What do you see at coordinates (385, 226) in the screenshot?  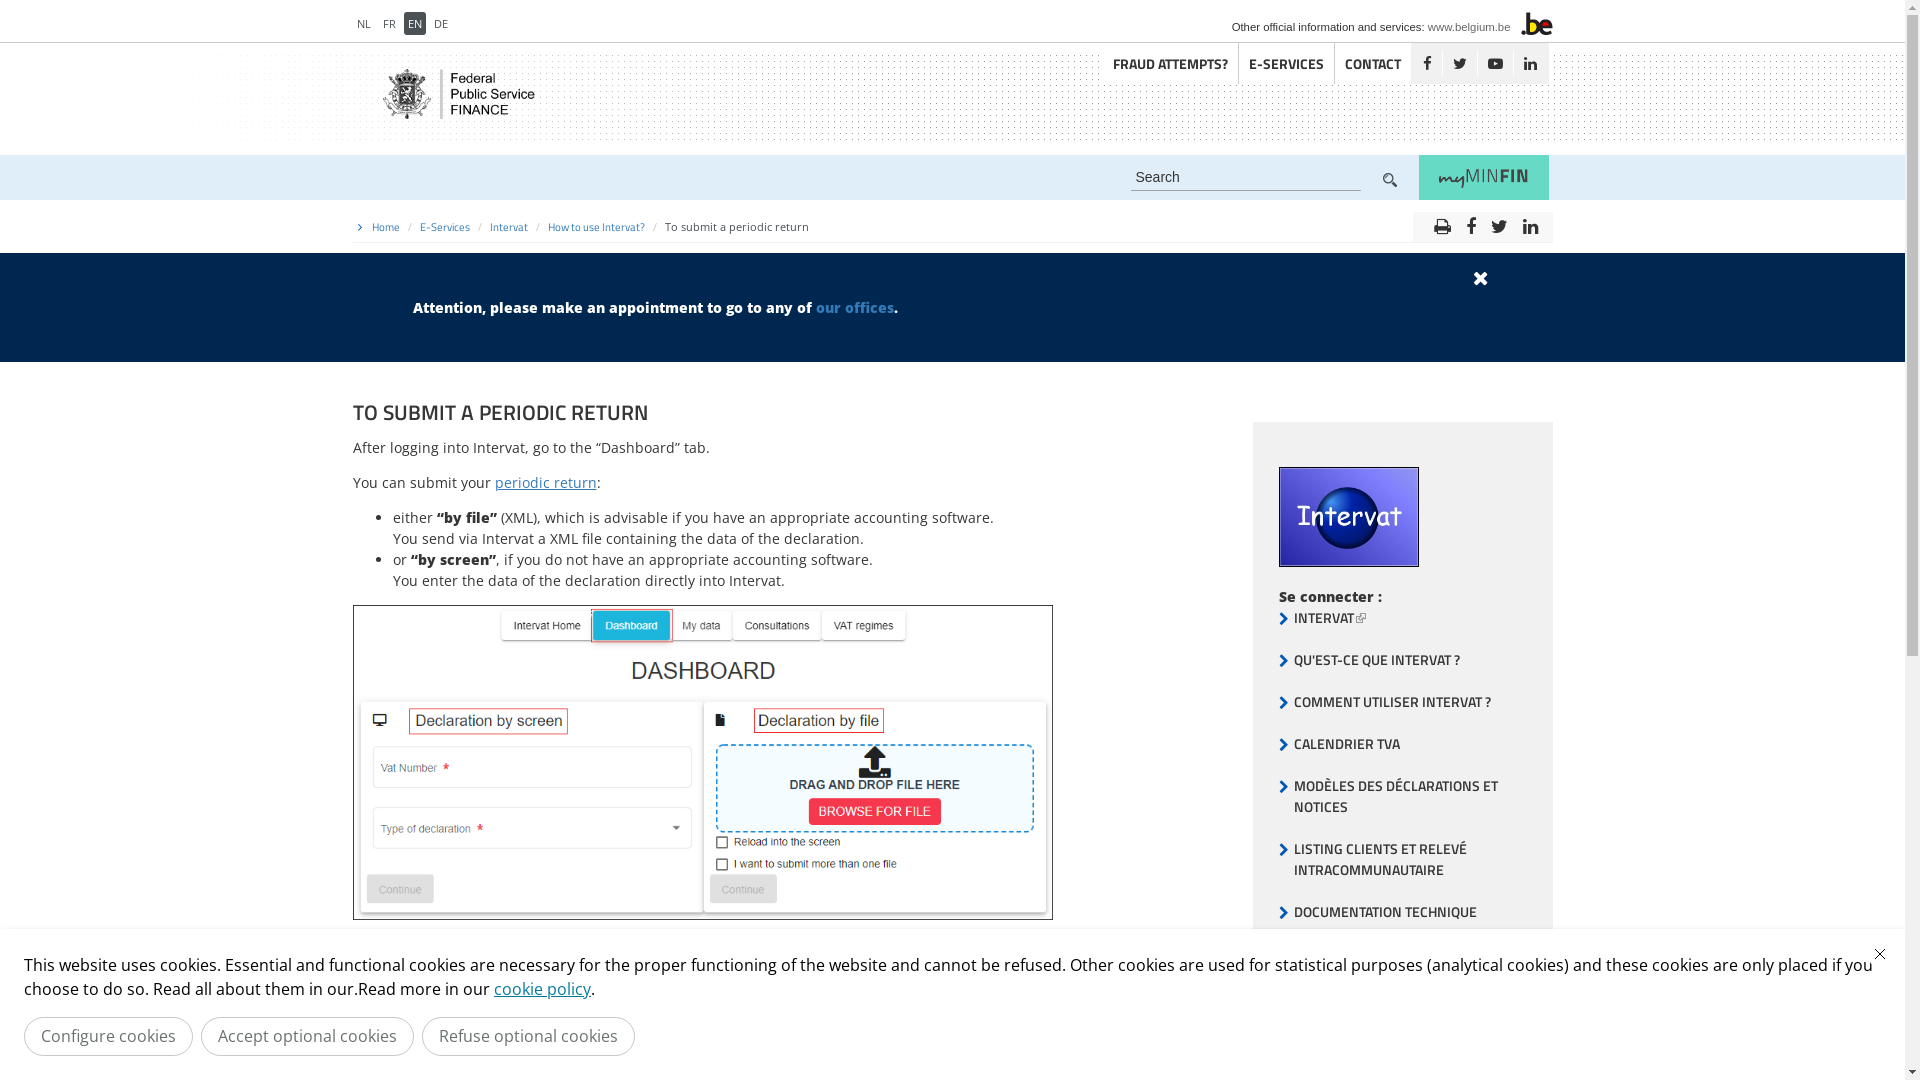 I see `'Home'` at bounding box center [385, 226].